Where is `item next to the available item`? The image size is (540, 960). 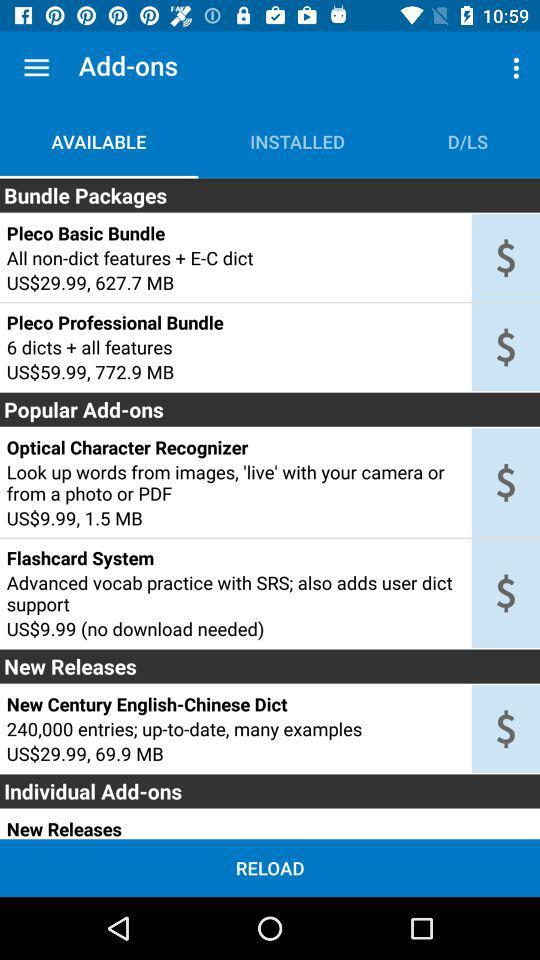
item next to the available item is located at coordinates (296, 140).